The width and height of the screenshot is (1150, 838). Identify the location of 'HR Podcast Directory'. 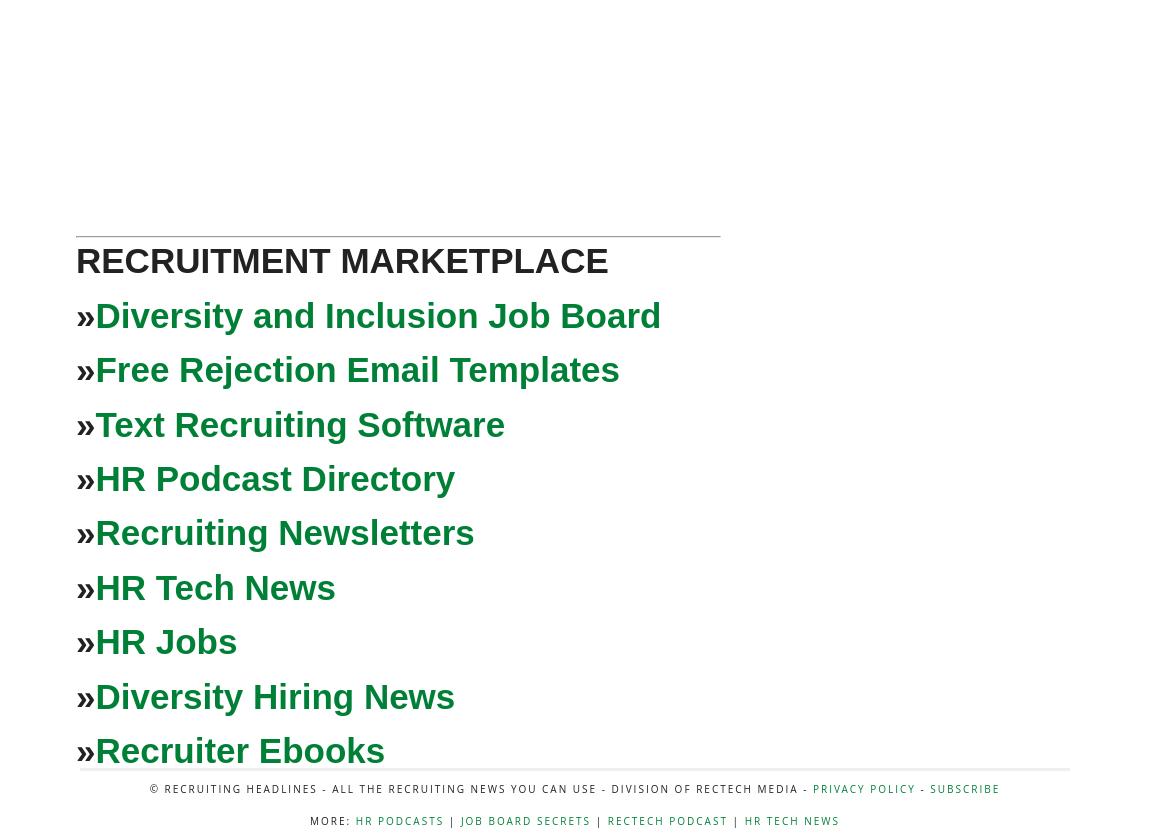
(273, 478).